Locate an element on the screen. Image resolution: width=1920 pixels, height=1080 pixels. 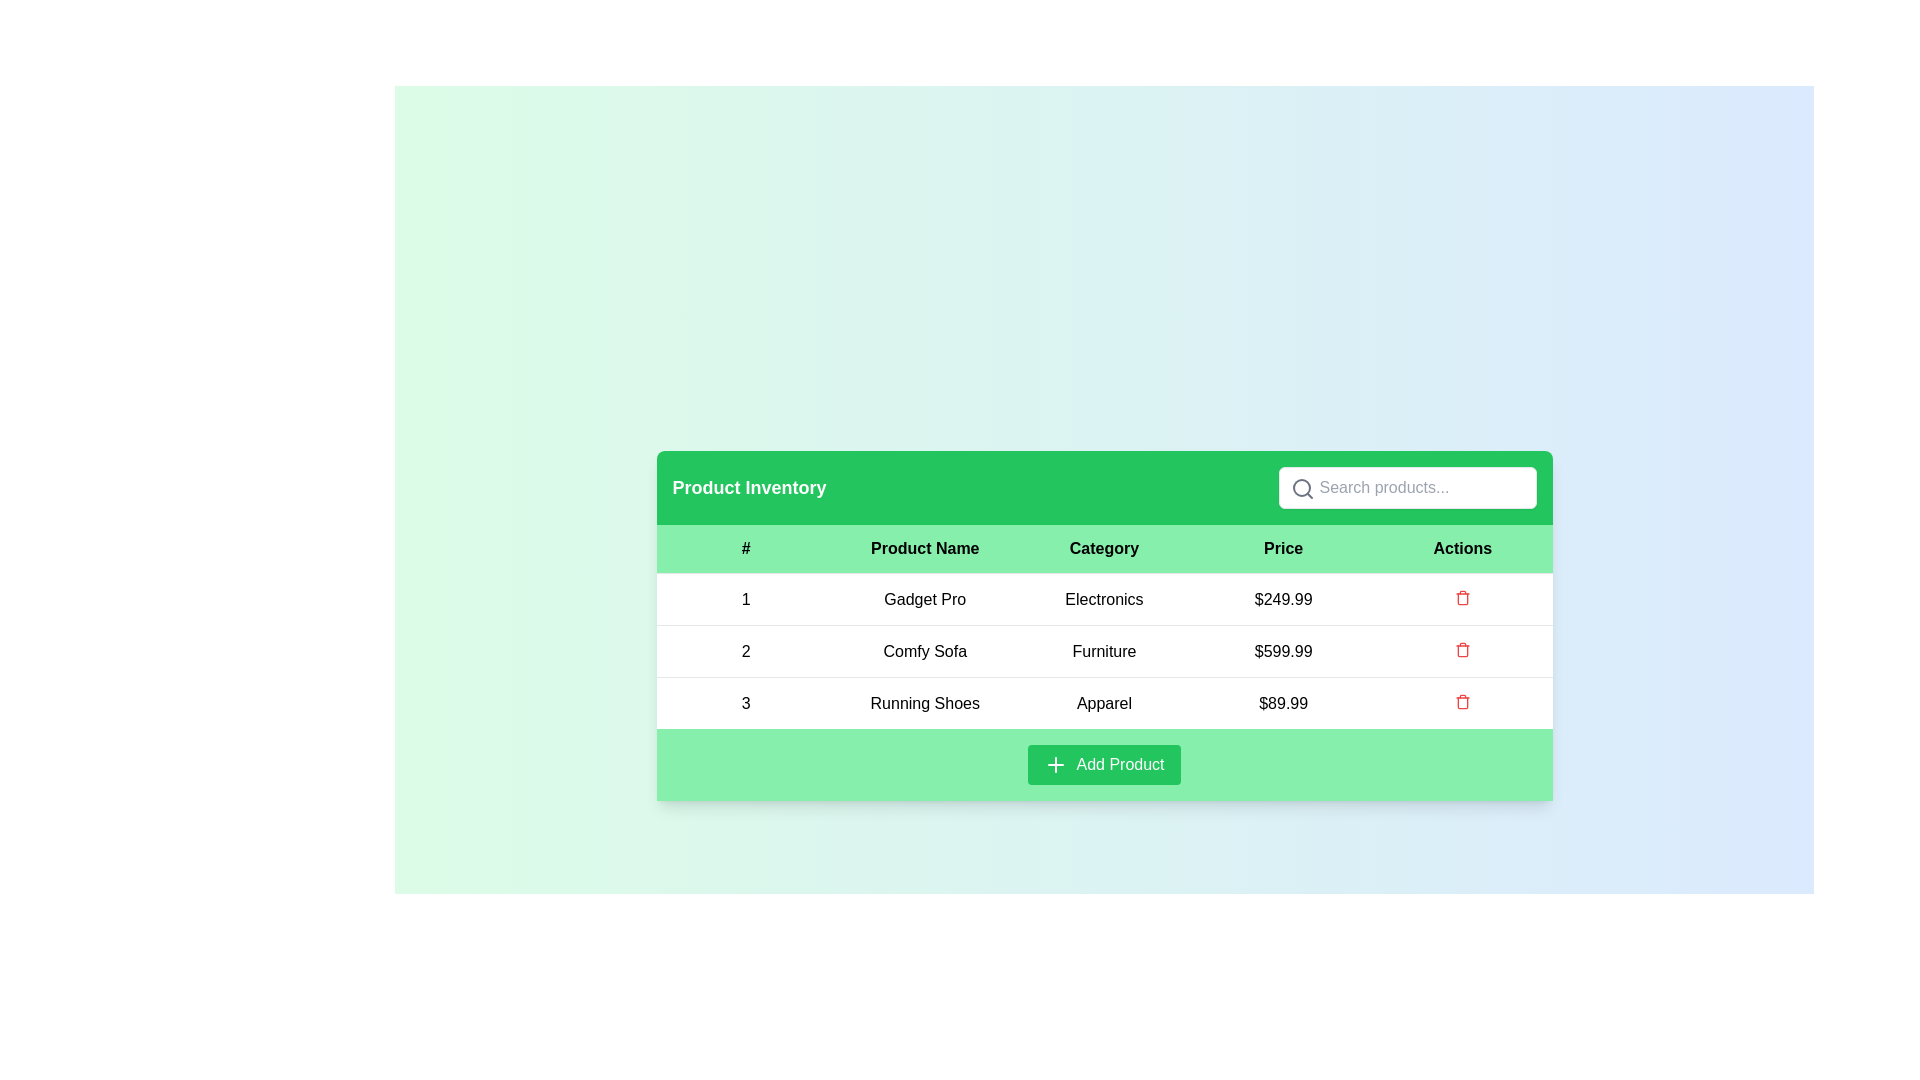
the text label displaying 'Electronics' located in the third column of the first data row in the product table is located at coordinates (1103, 598).